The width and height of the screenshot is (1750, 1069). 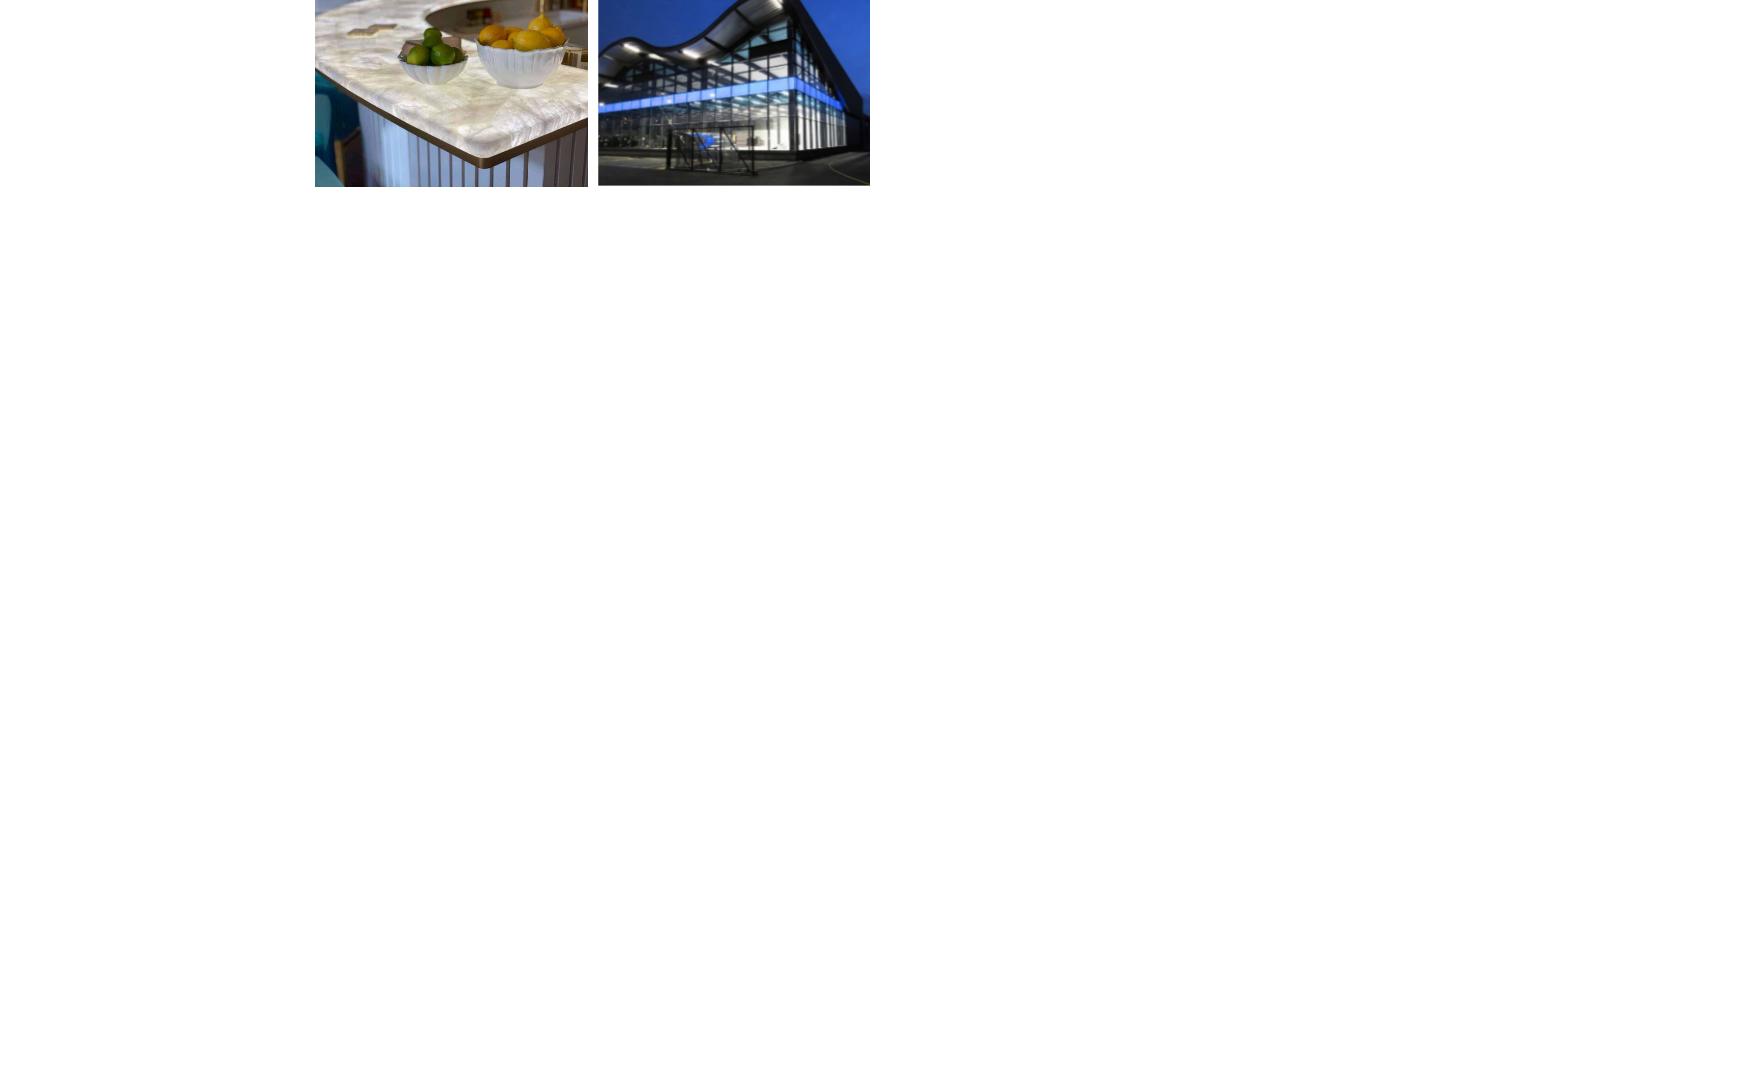 I want to click on 'Artwork by Alke Schmidt backlit using LED Light Sheet', so click(x=617, y=744).